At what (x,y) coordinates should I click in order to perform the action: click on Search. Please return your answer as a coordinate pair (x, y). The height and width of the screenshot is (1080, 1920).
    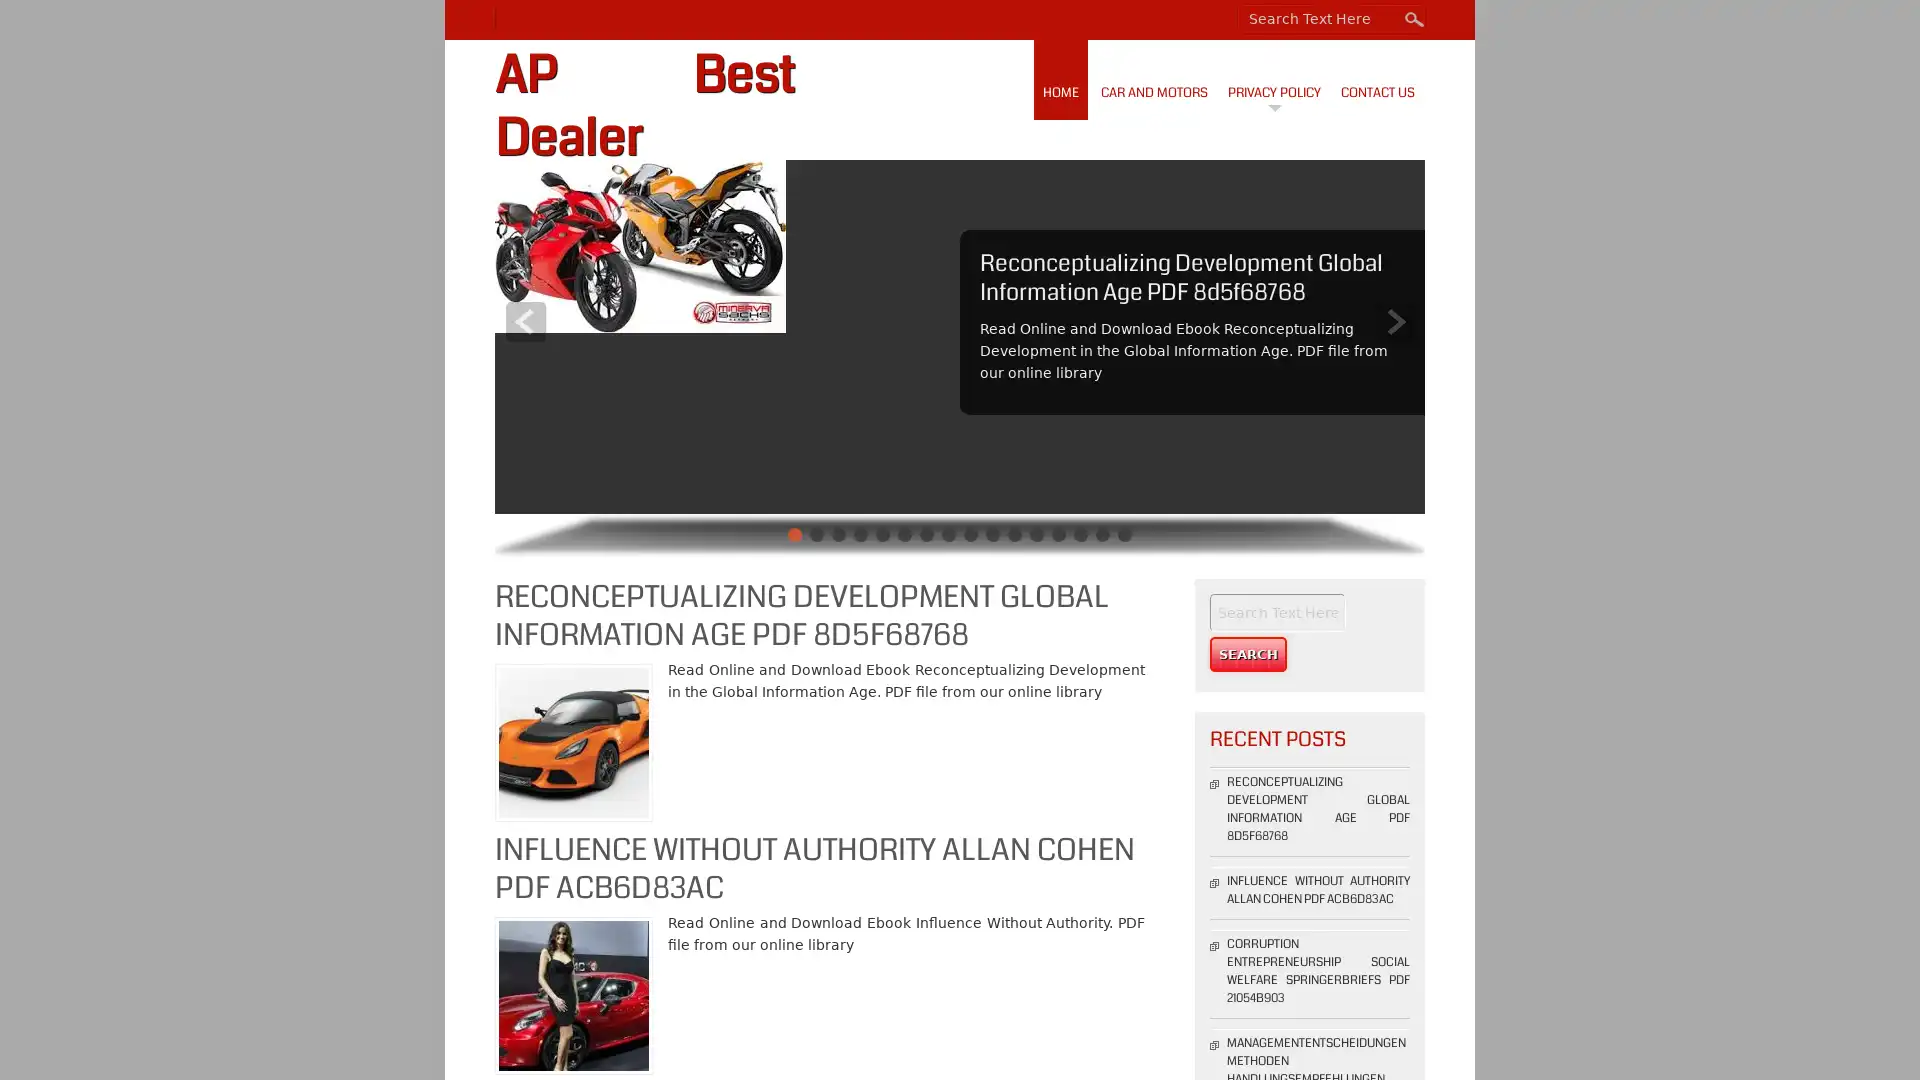
    Looking at the image, I should click on (1247, 654).